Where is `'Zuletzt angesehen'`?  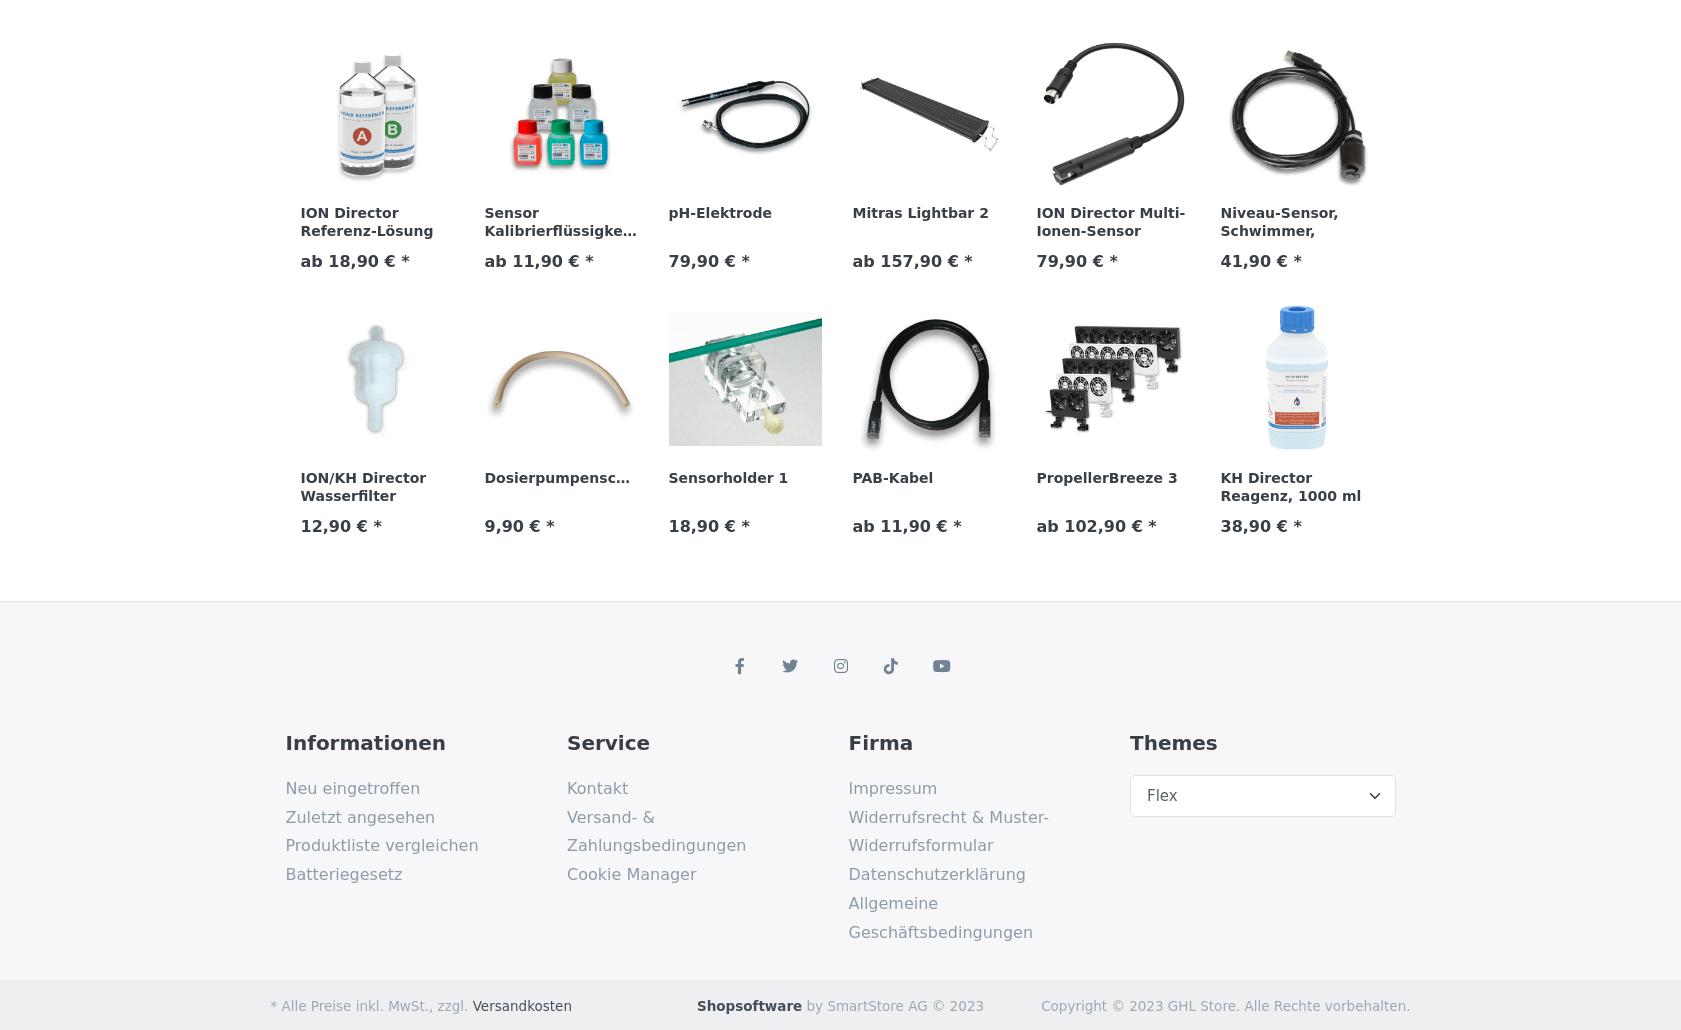
'Zuletzt angesehen' is located at coordinates (359, 815).